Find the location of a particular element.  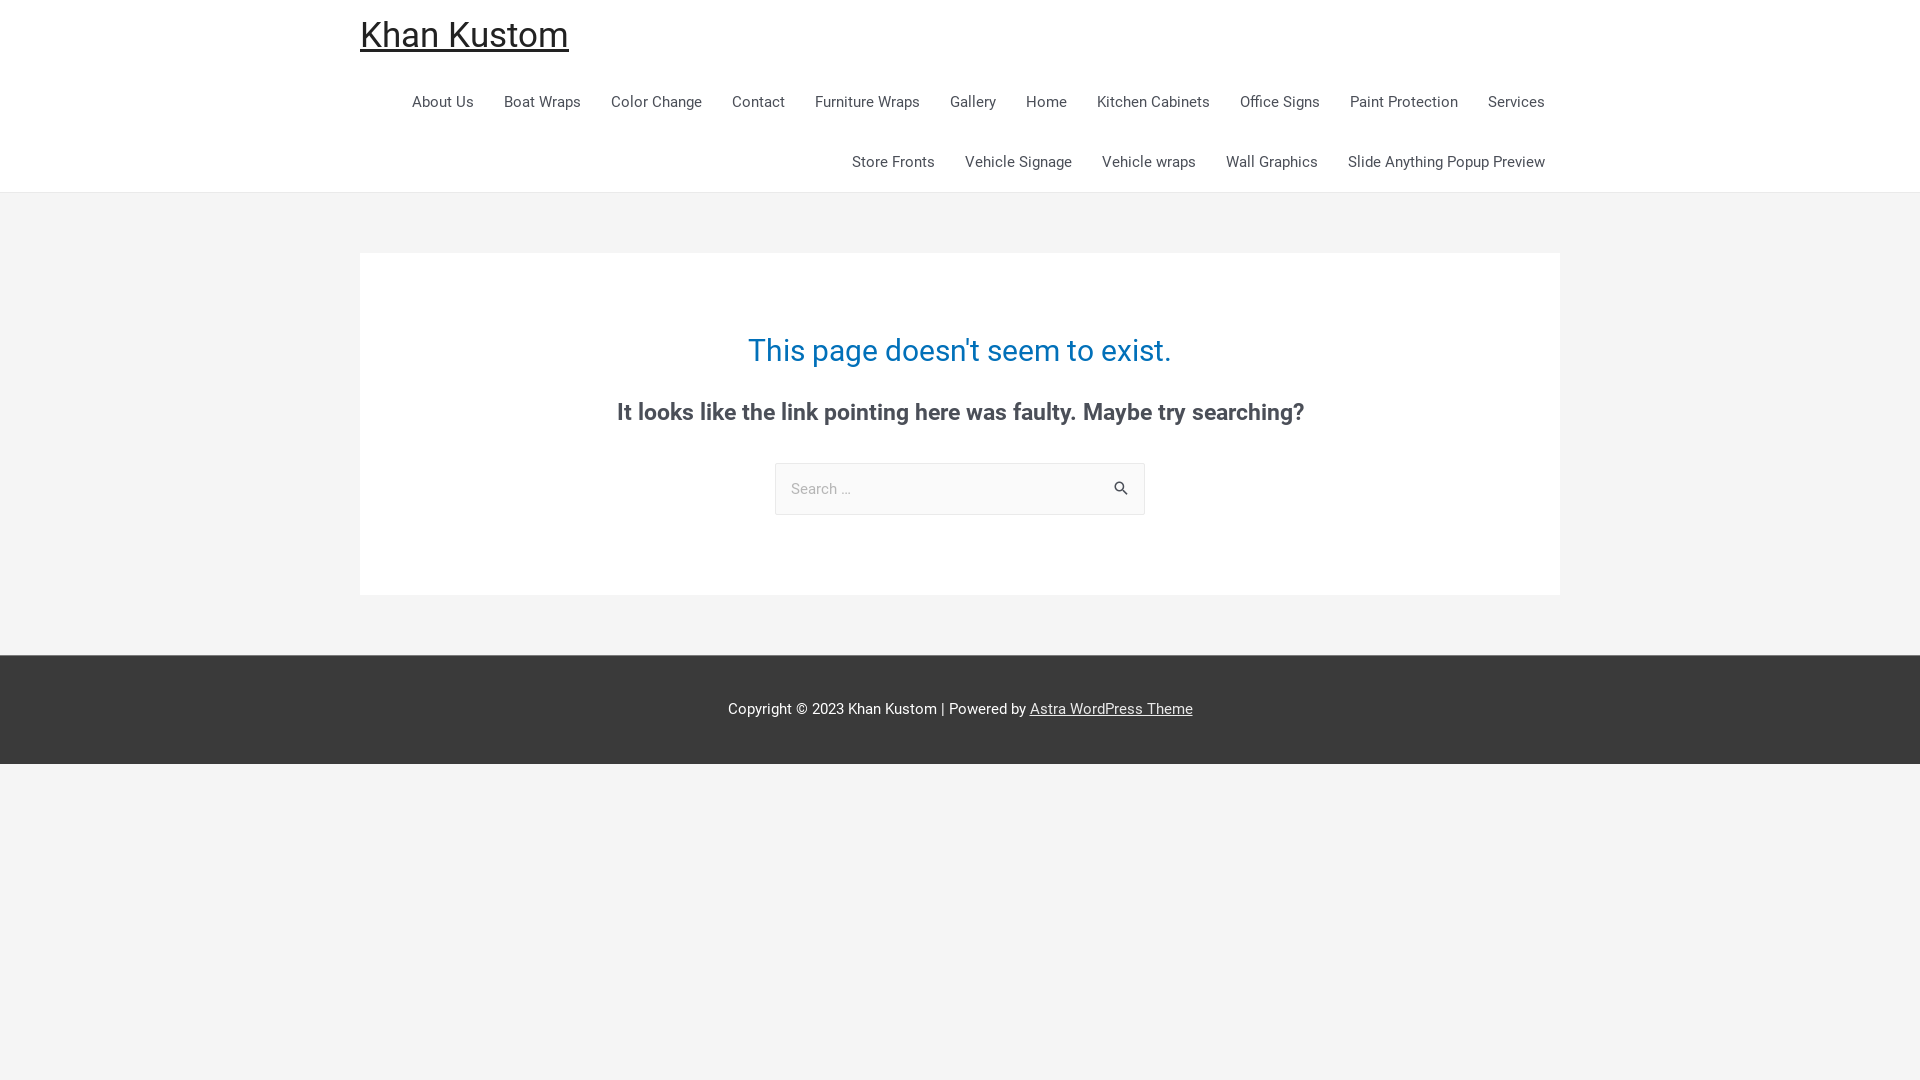

'Wall Graphics' is located at coordinates (1271, 161).